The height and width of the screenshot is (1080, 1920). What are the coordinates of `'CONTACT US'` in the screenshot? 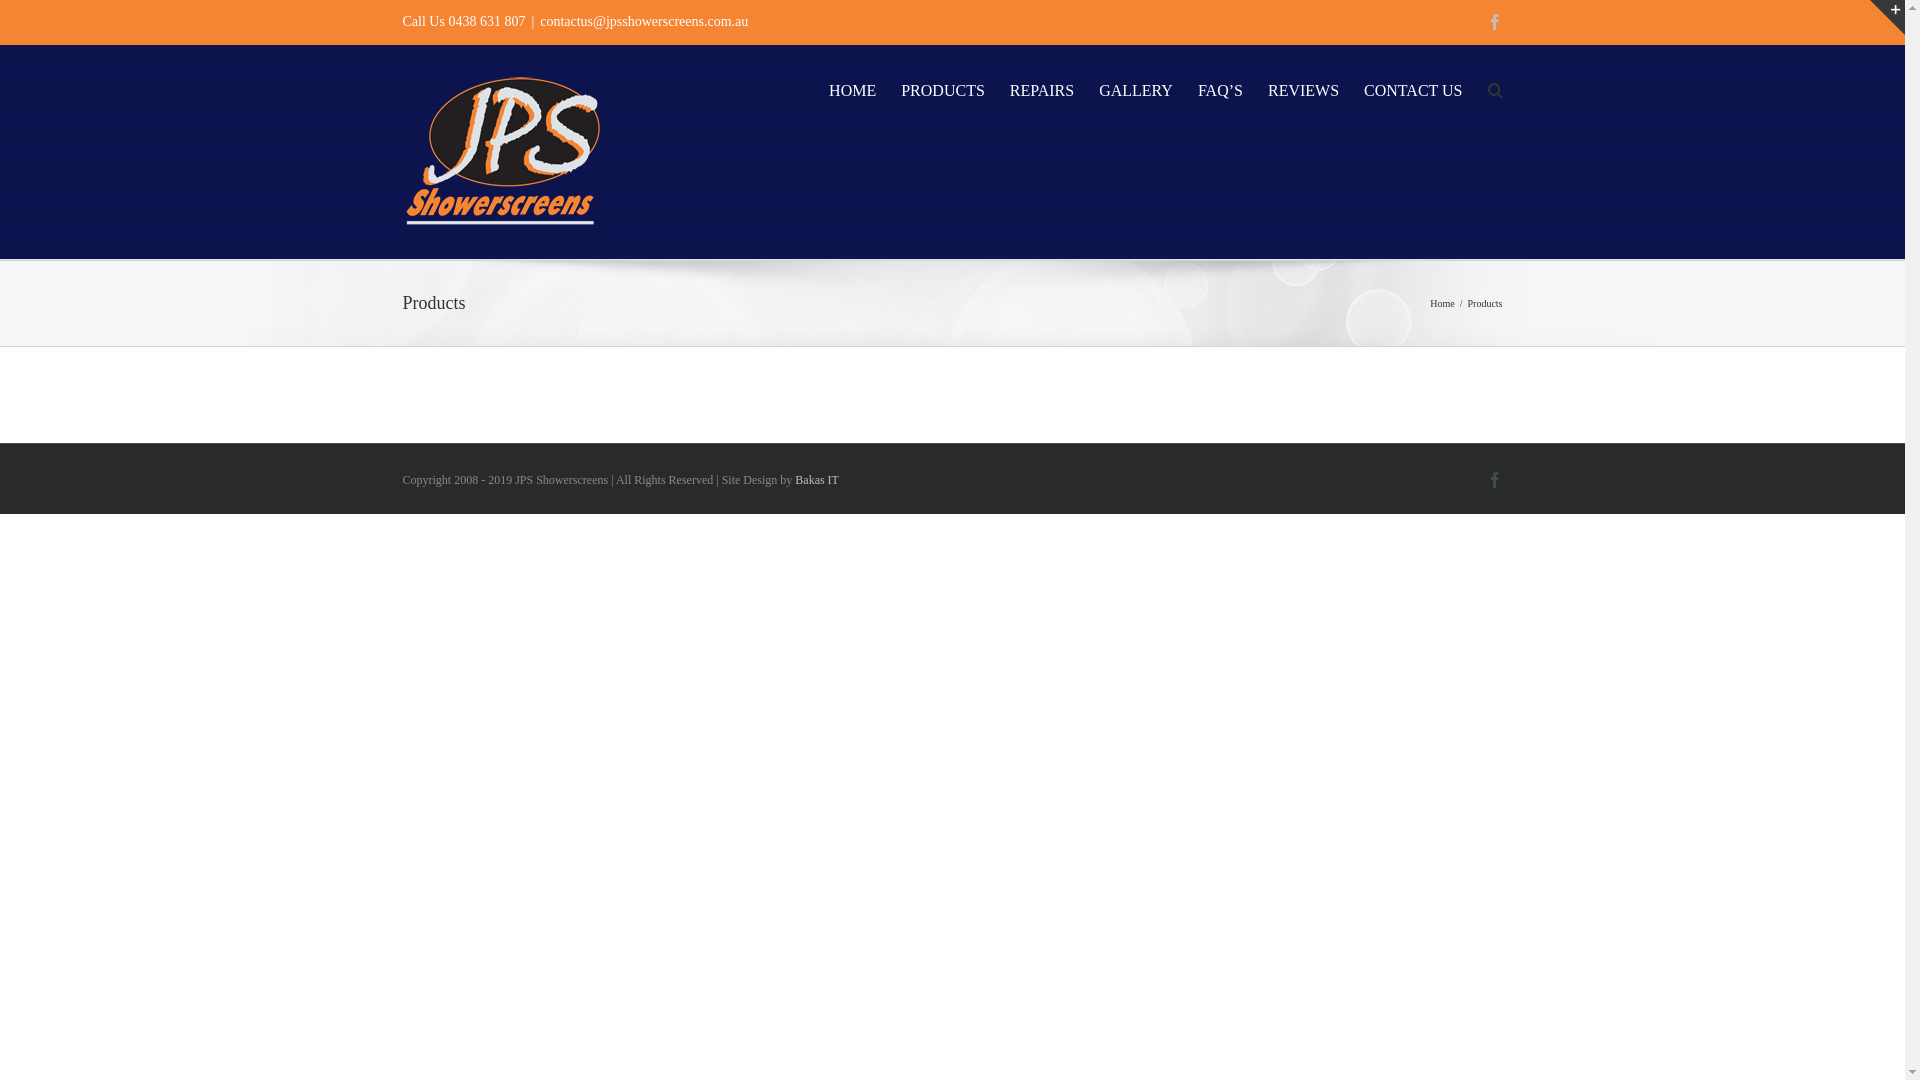 It's located at (1411, 87).